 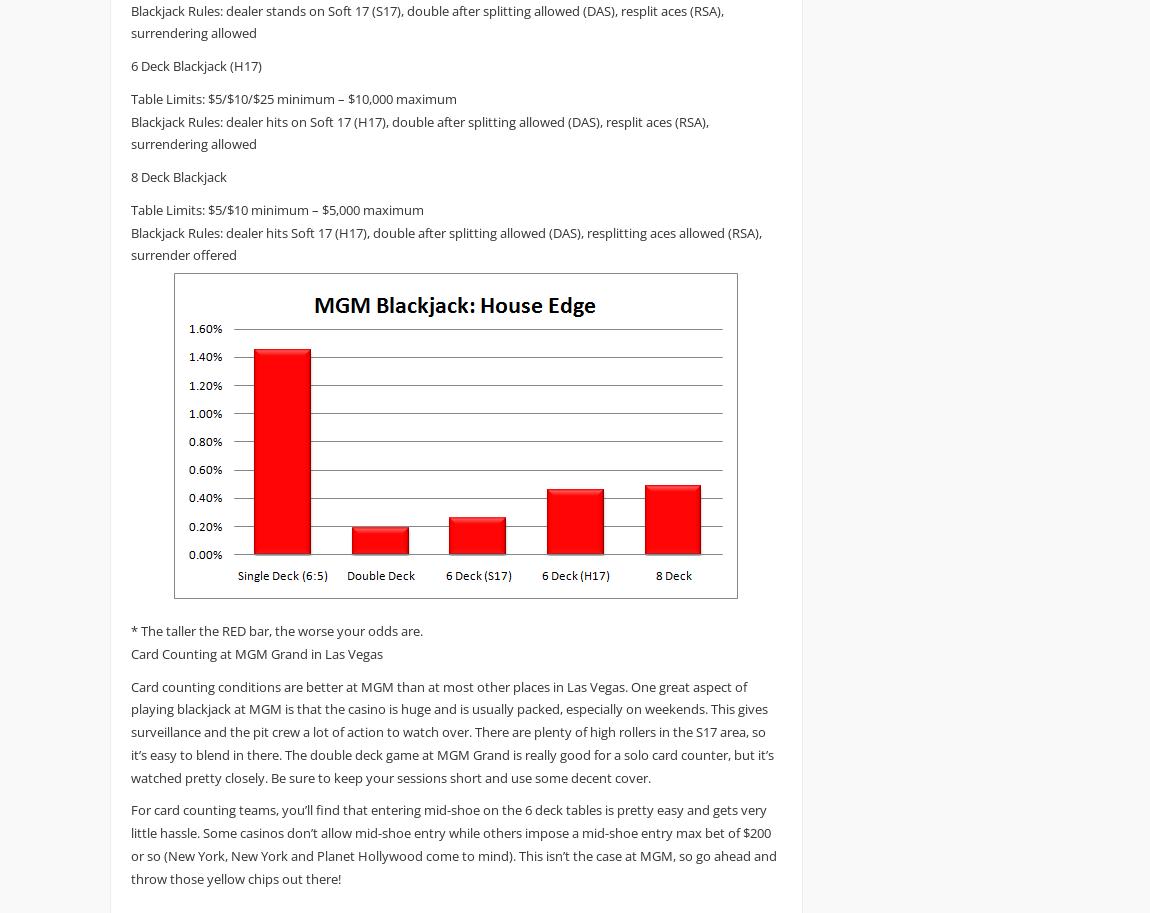 What do you see at coordinates (454, 843) in the screenshot?
I see `'For card counting teams, you’ll find that entering mid-shoe on the 6 deck tables is pretty easy and gets very little hassle. Some casinos don’t allow mid-shoe entry while others impose a mid-shoe entry max bet of $200 or so (New York, New York and Planet Hollywood come to mind). This isn’t the case at MGM, so go ahead and throw those yellow chips out there!'` at bounding box center [454, 843].